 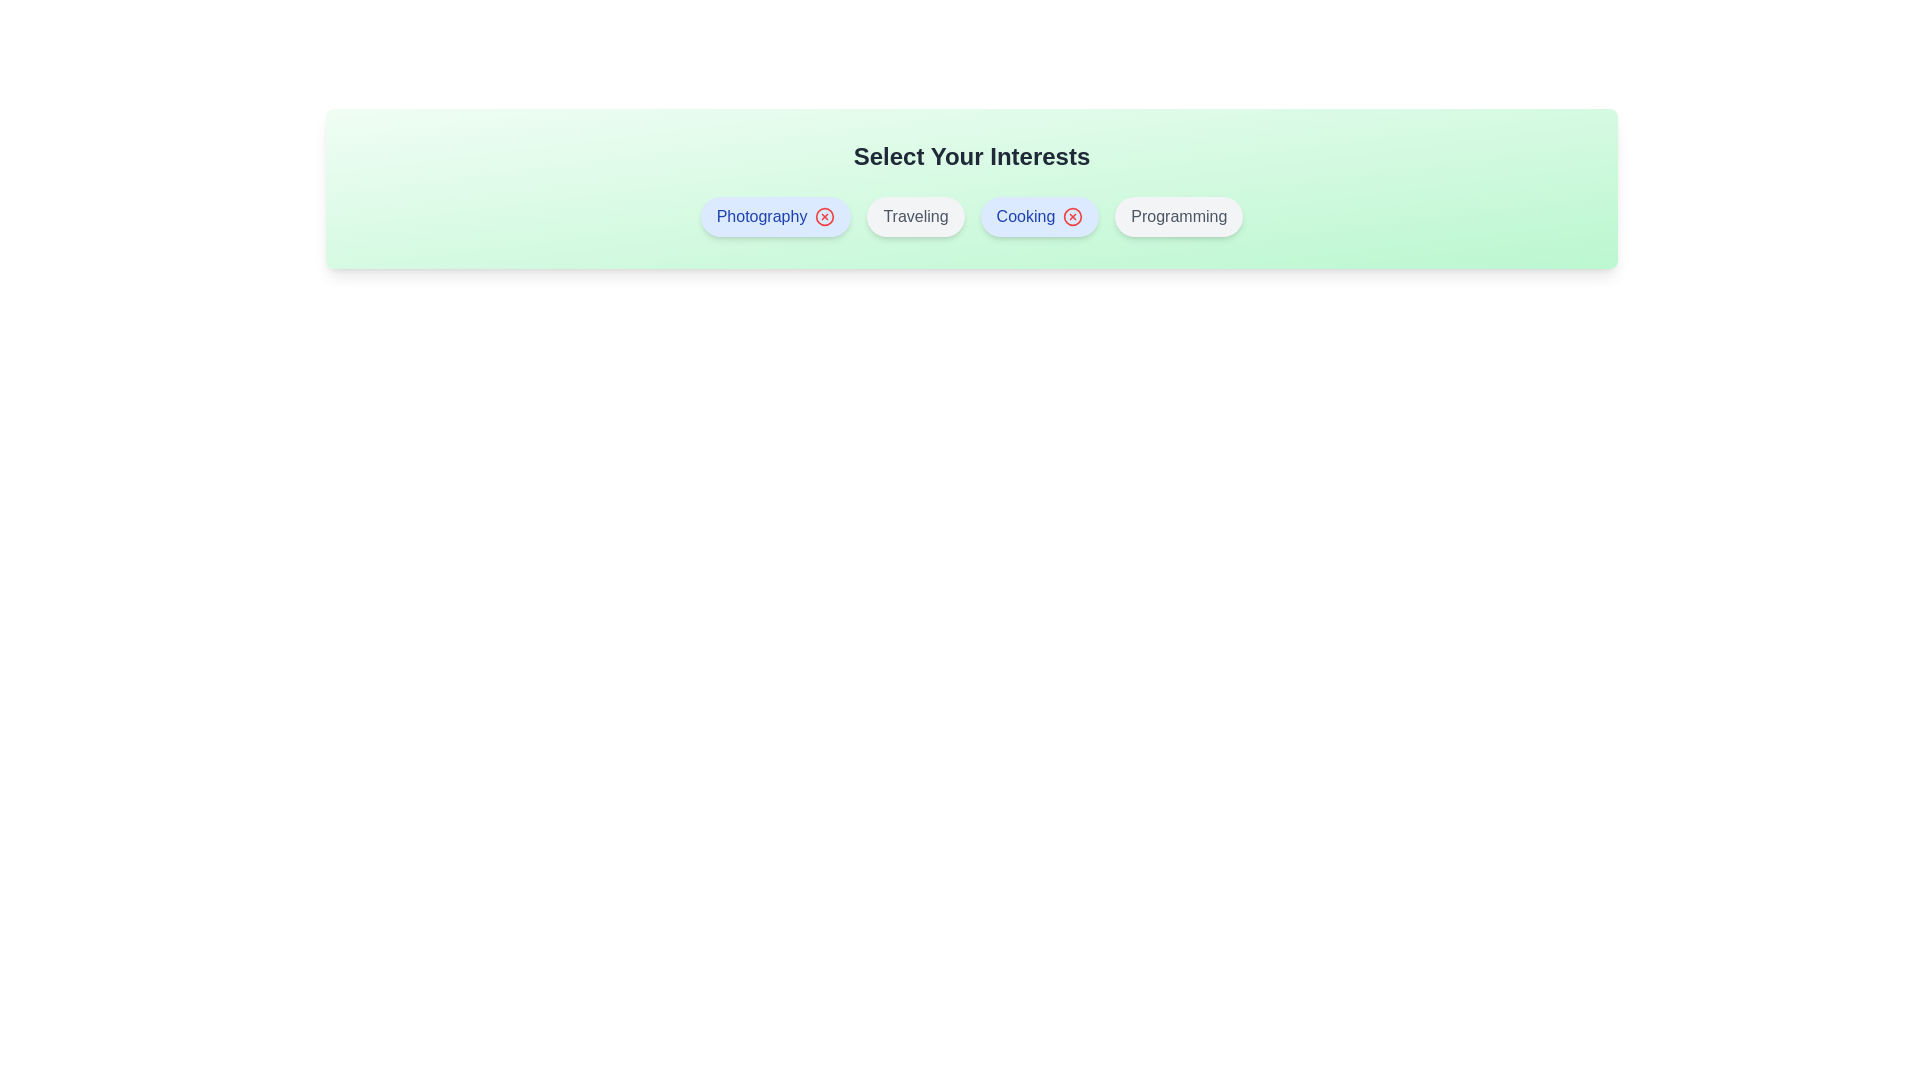 I want to click on the interest Photography by clicking on its button, so click(x=775, y=216).